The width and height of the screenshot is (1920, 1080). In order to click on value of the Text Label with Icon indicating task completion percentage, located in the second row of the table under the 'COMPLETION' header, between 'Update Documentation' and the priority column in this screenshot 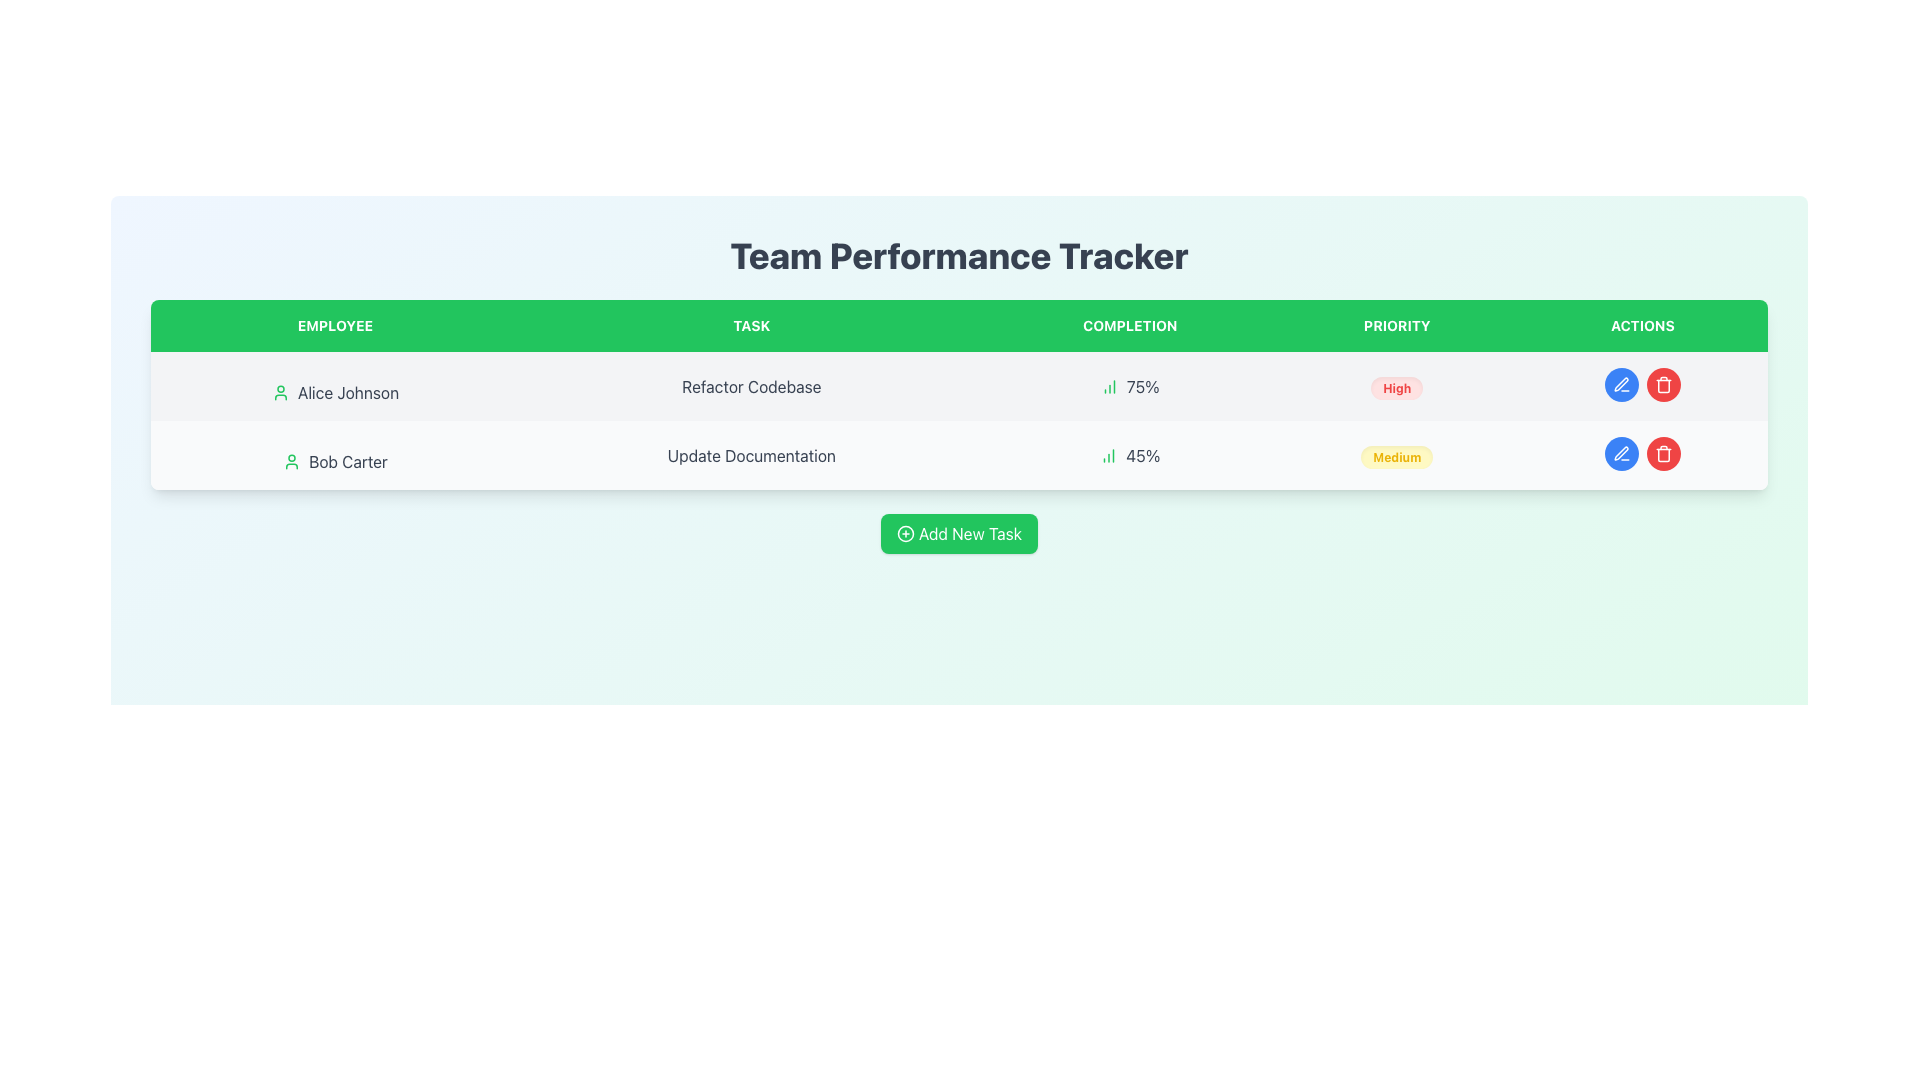, I will do `click(1130, 455)`.